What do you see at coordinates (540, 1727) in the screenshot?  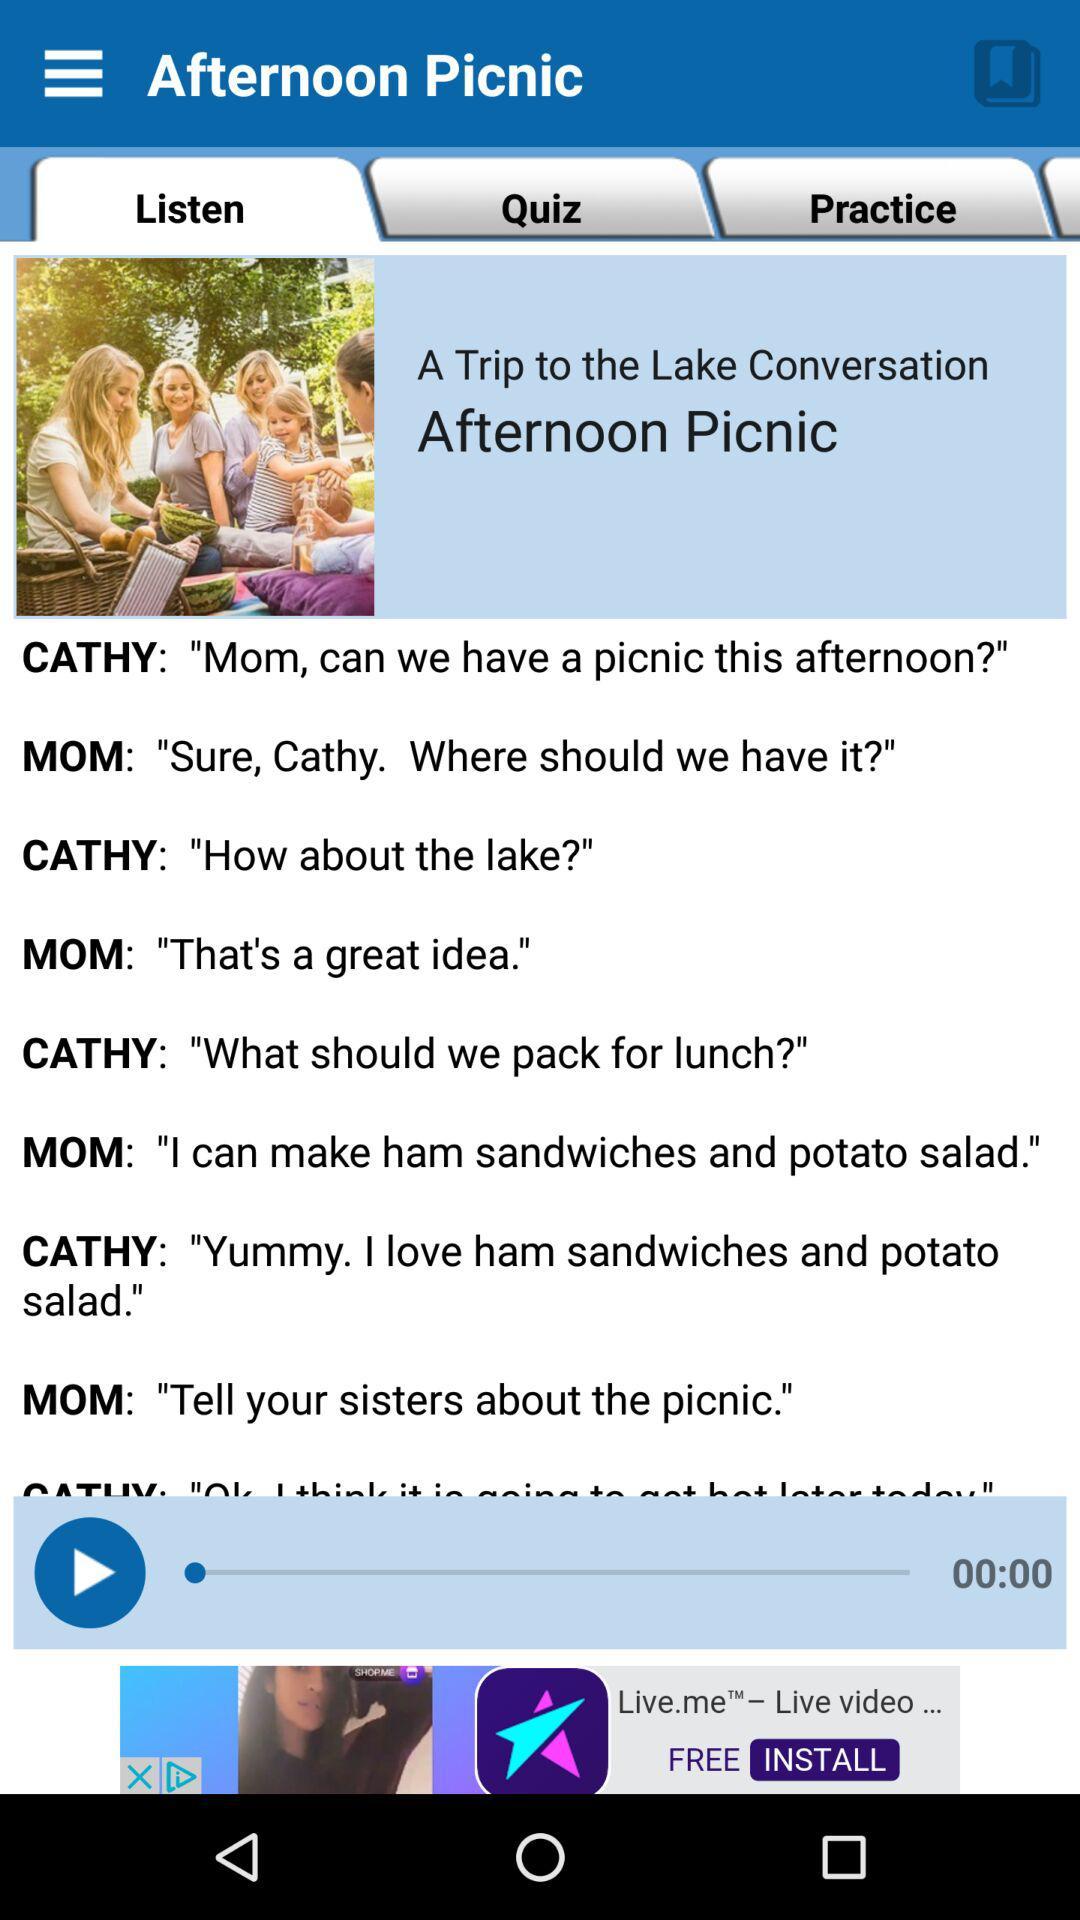 I see `live.me advertisement` at bounding box center [540, 1727].